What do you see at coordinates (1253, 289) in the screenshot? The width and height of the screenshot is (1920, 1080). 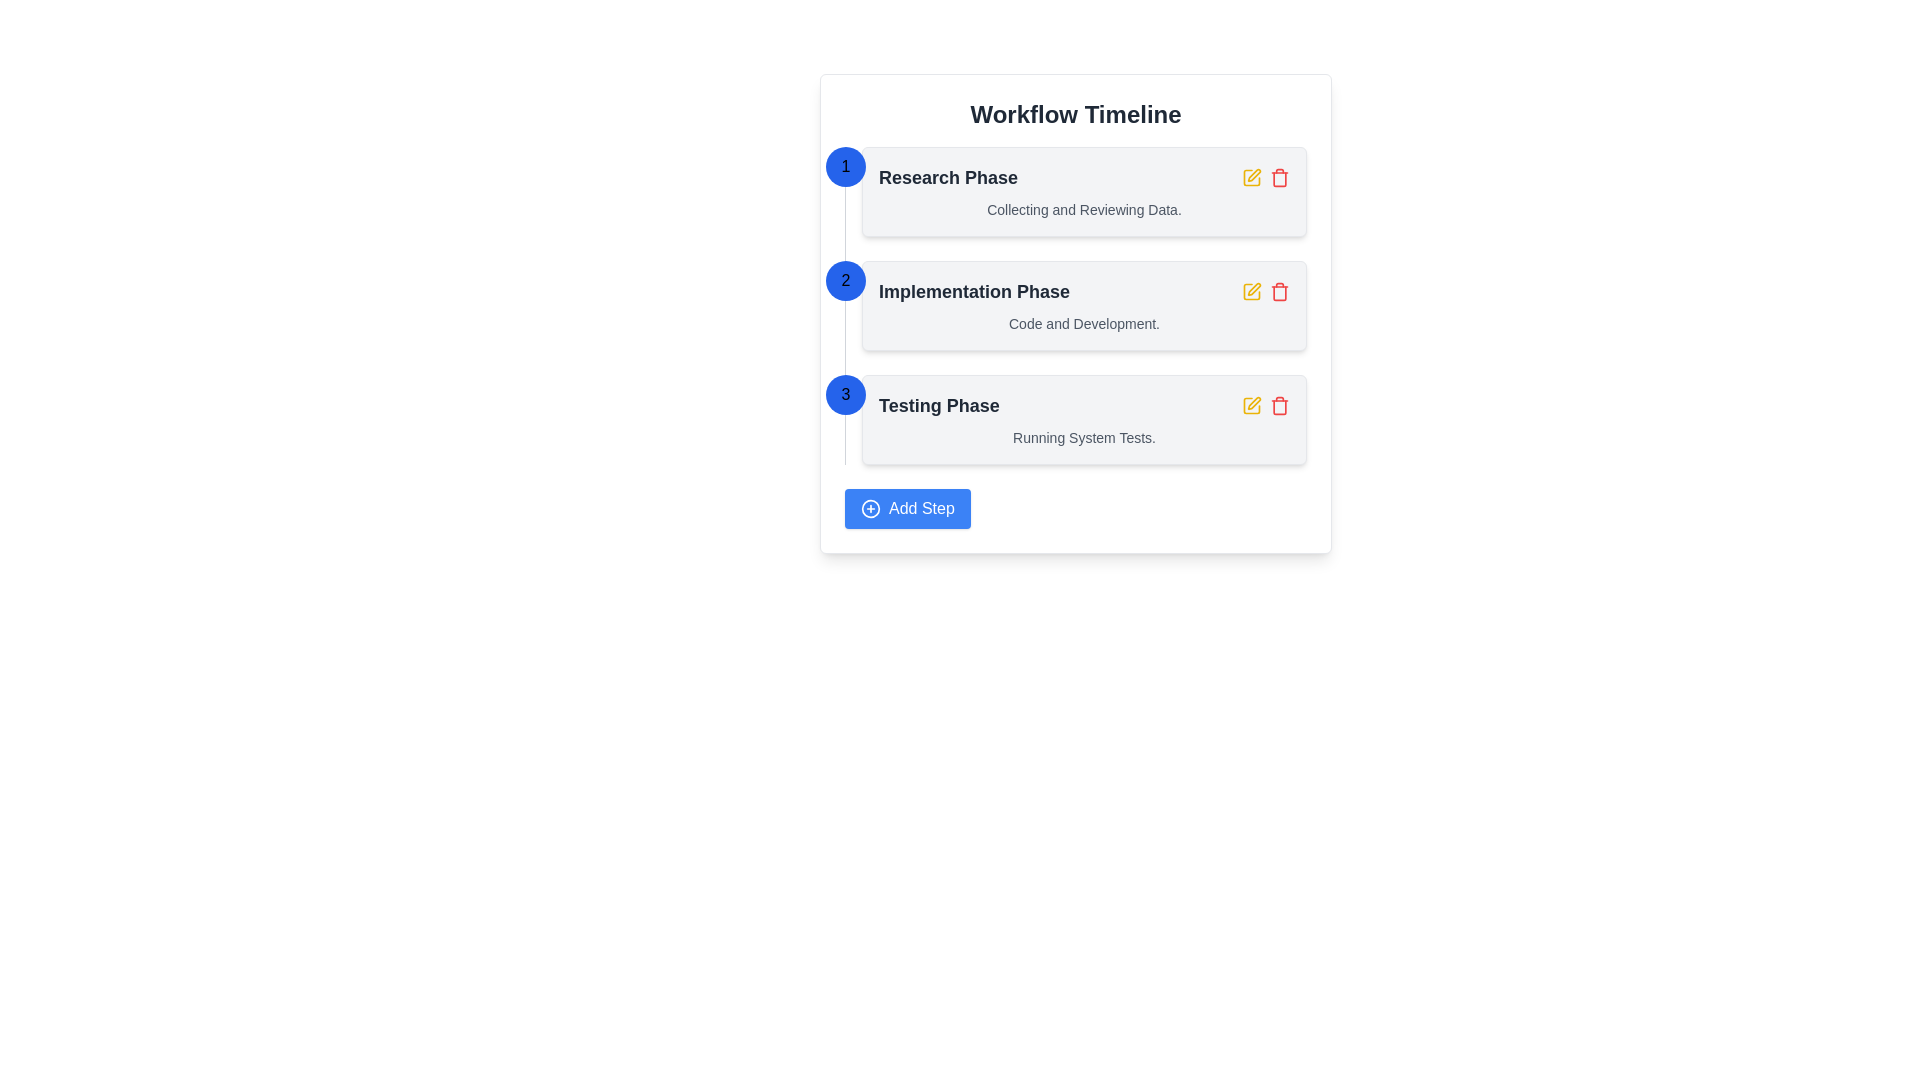 I see `the editing icon button located at the top-right corner of the task labeled 'Implementation Phase'` at bounding box center [1253, 289].